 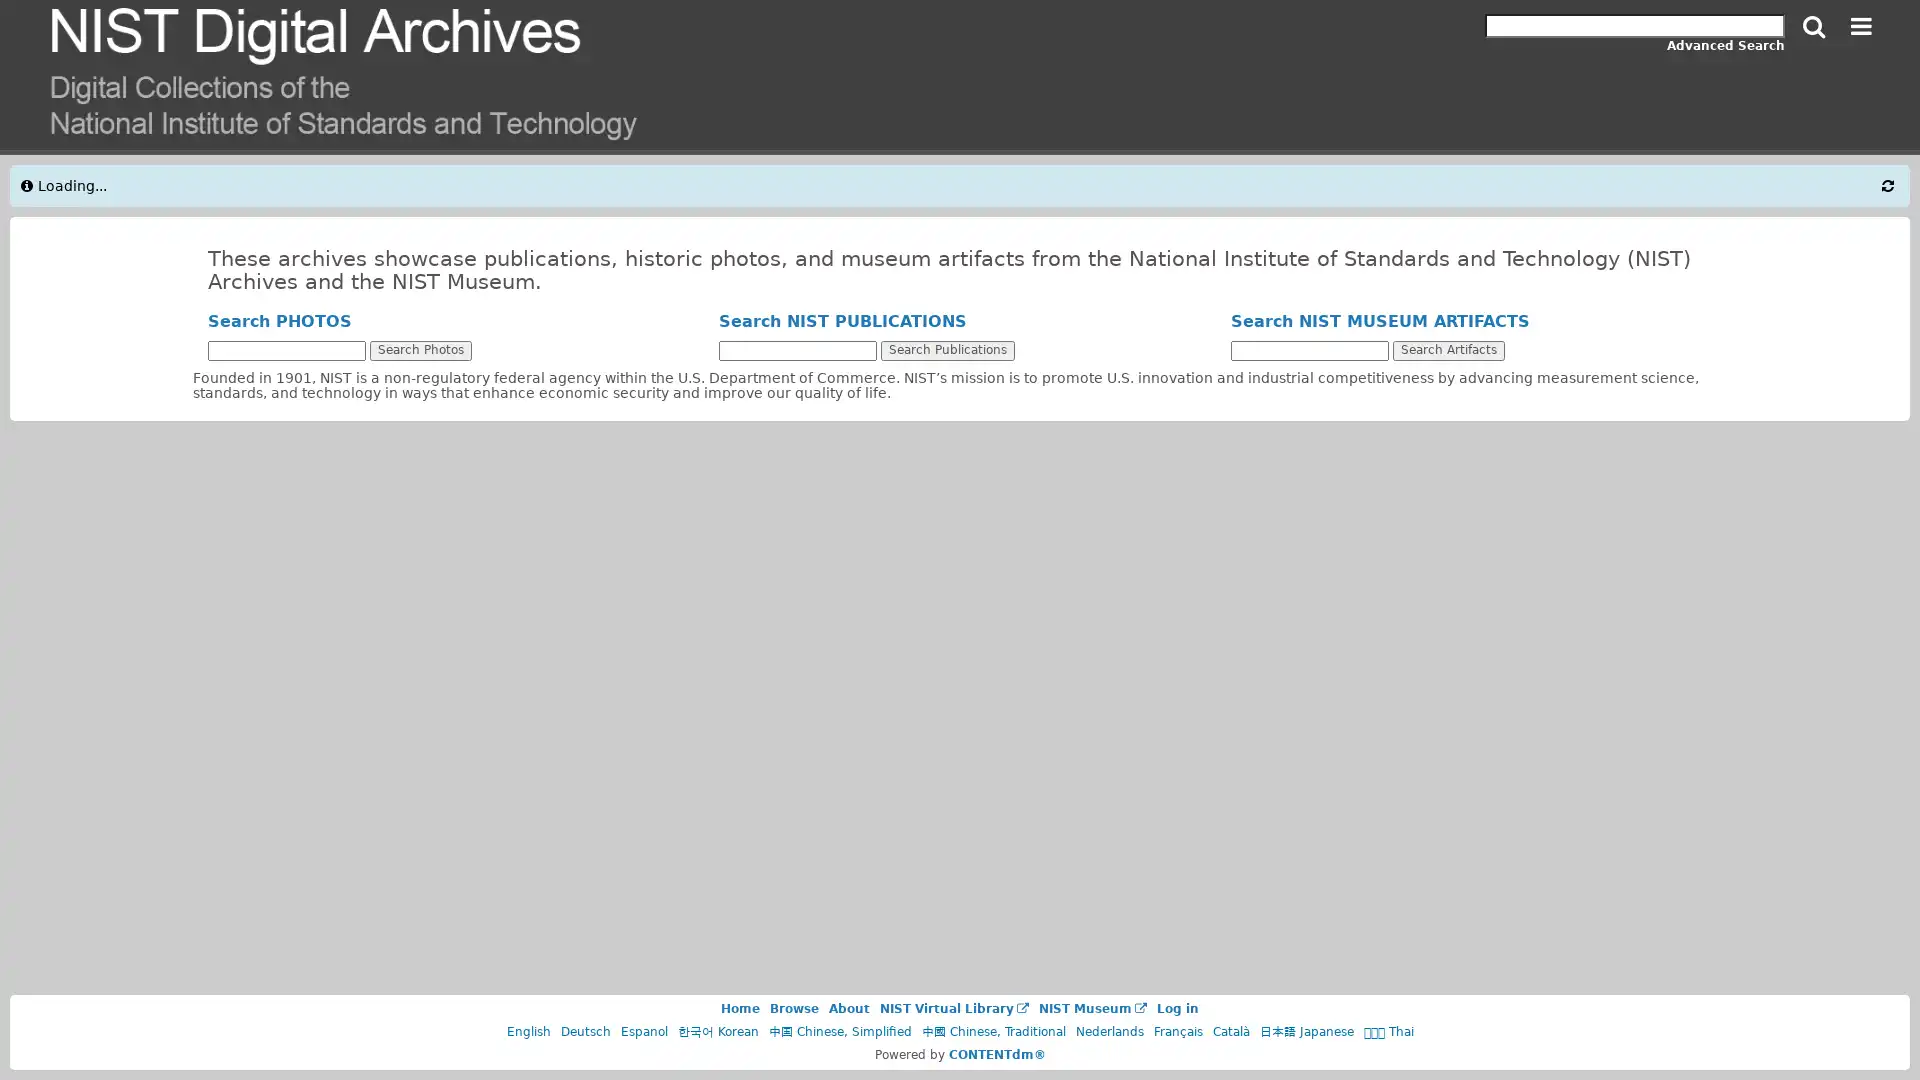 What do you see at coordinates (1448, 297) in the screenshot?
I see `Search Artifacts` at bounding box center [1448, 297].